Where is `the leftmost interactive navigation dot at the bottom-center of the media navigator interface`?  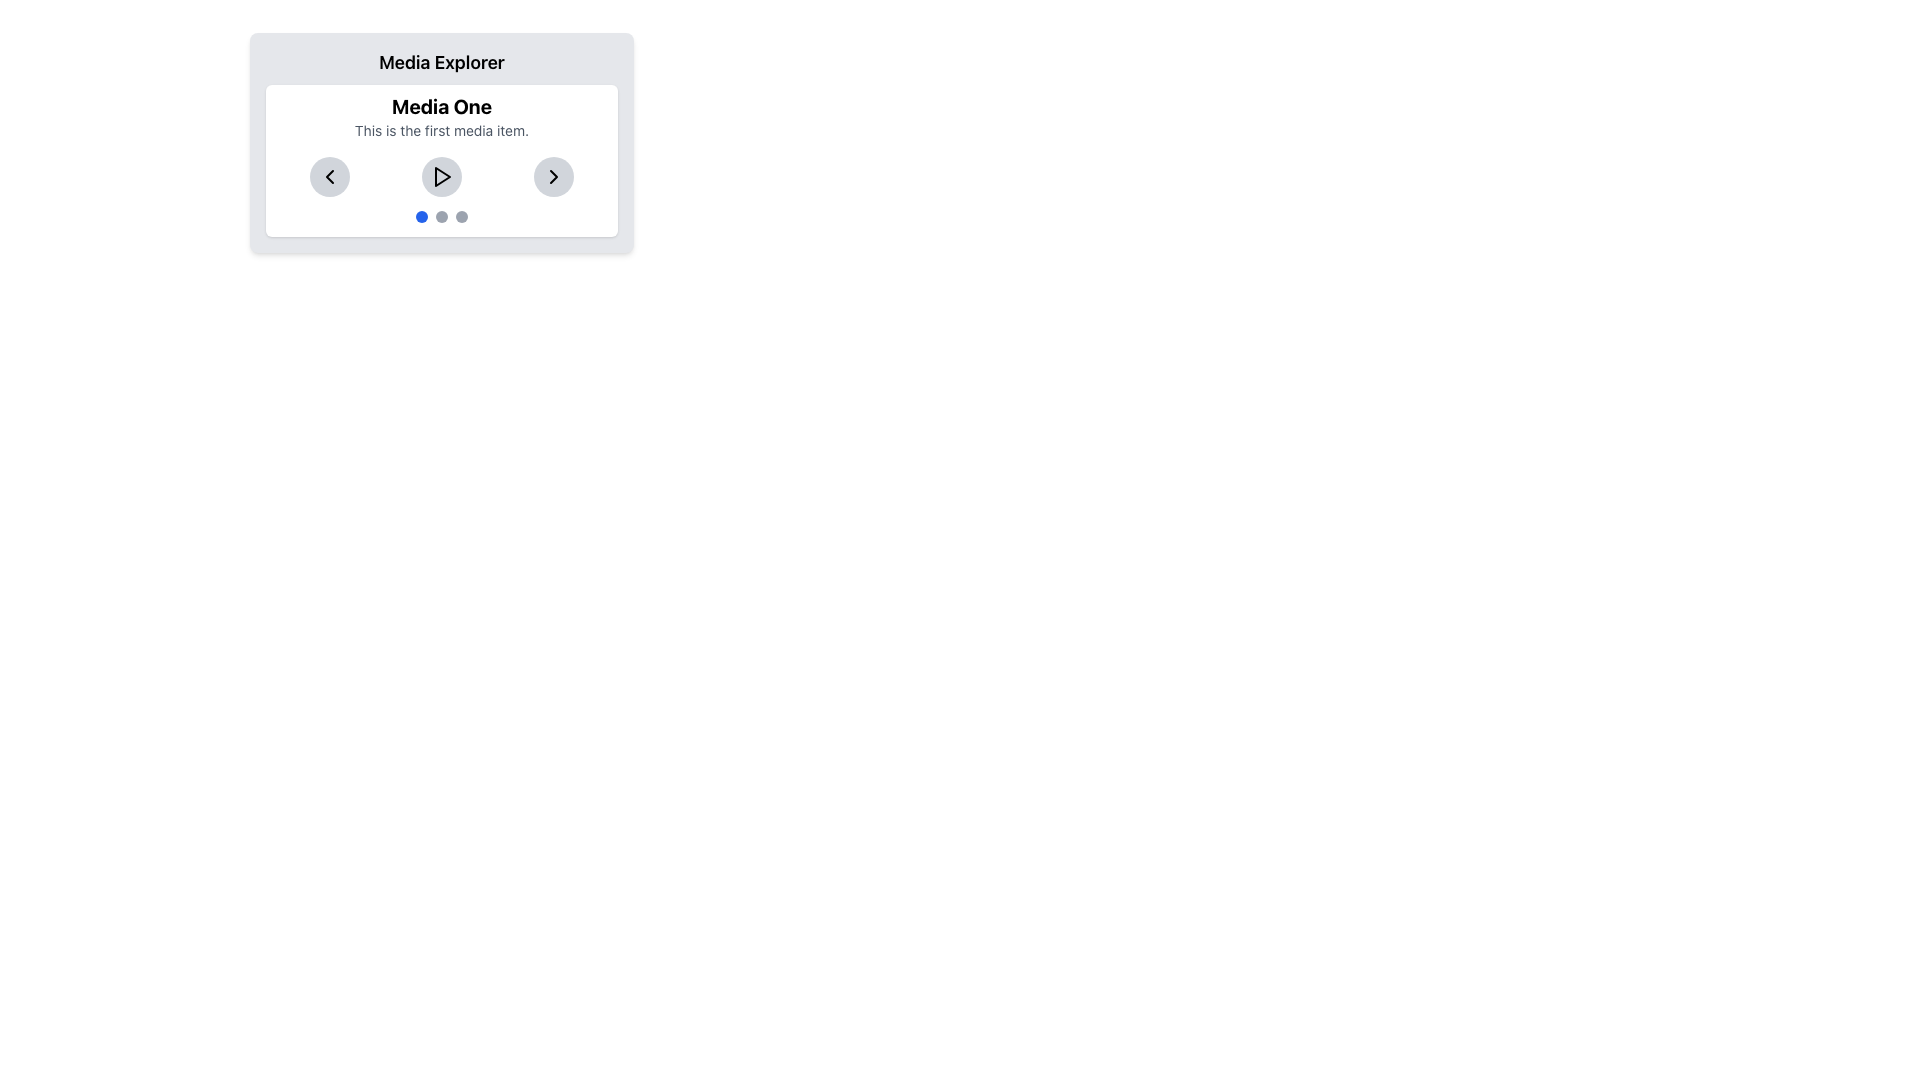 the leftmost interactive navigation dot at the bottom-center of the media navigator interface is located at coordinates (421, 216).